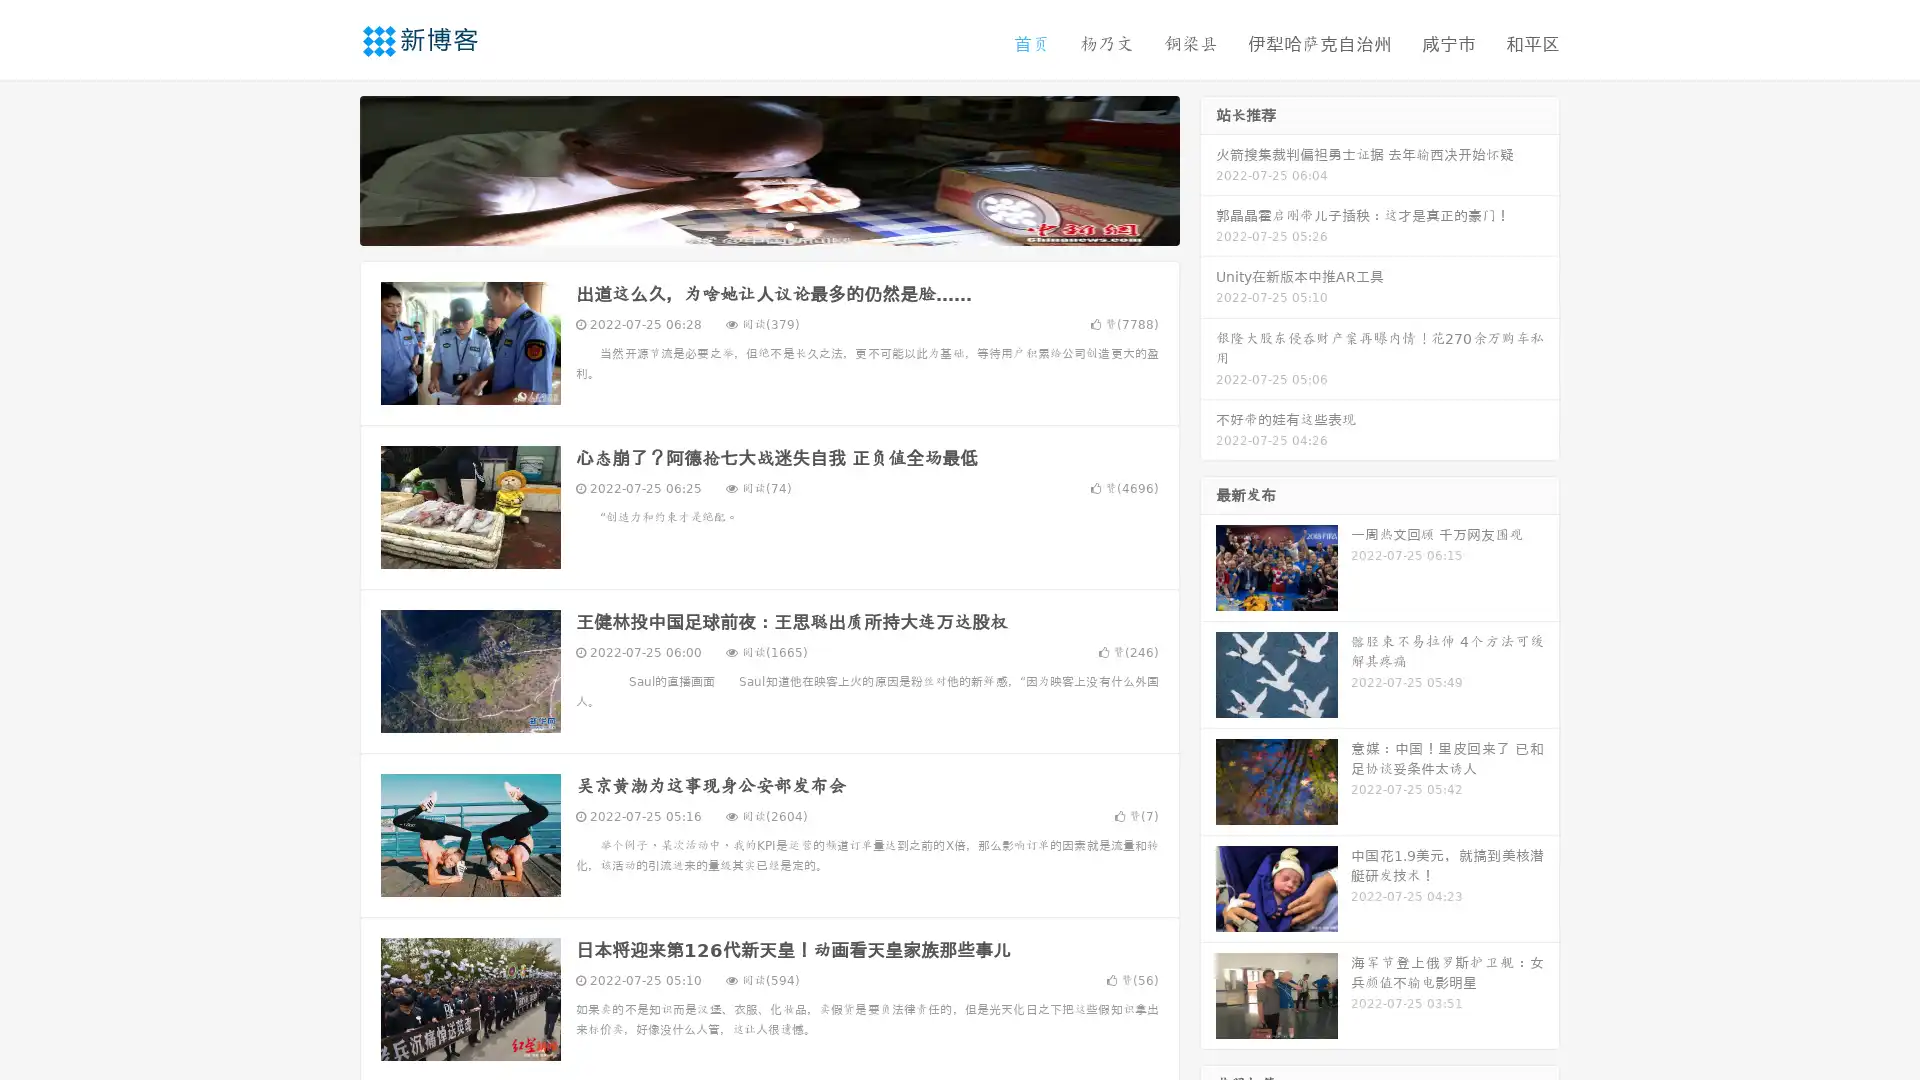 This screenshot has height=1080, width=1920. Describe the element at coordinates (768, 225) in the screenshot. I see `Go to slide 2` at that location.